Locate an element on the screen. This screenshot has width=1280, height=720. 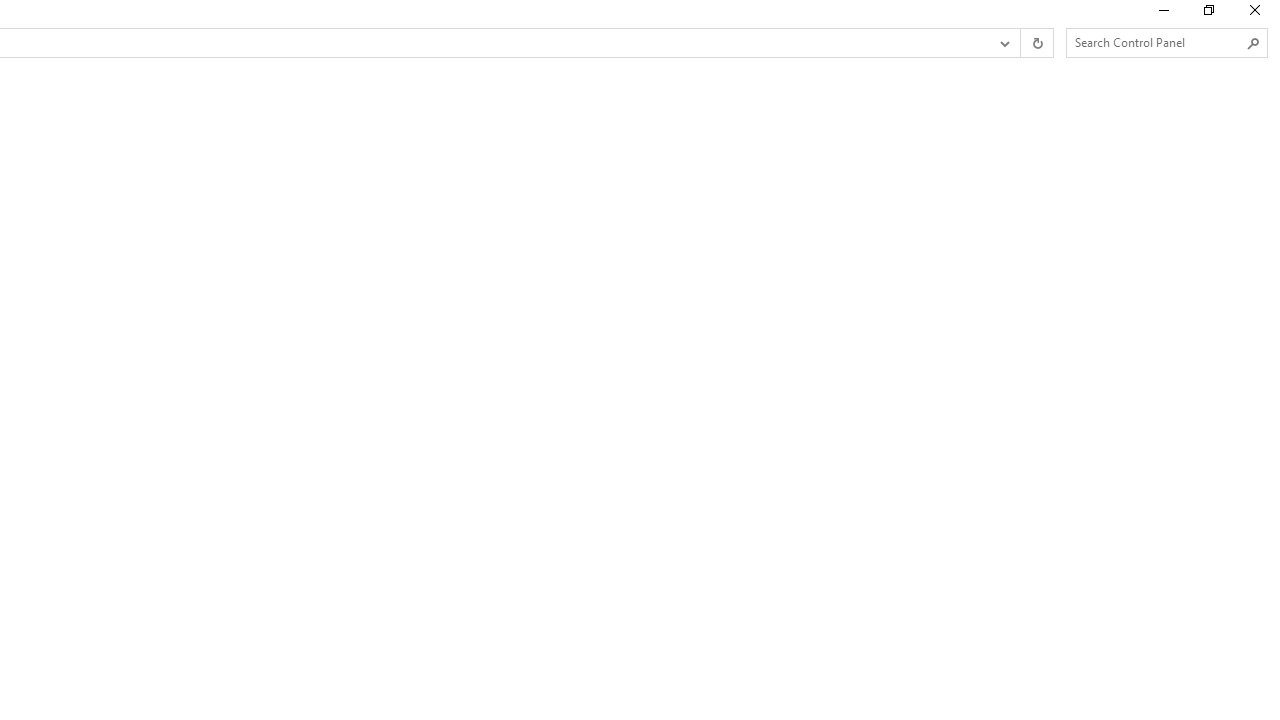
'Refresh "Clock and Region" (F5)' is located at coordinates (1036, 43).